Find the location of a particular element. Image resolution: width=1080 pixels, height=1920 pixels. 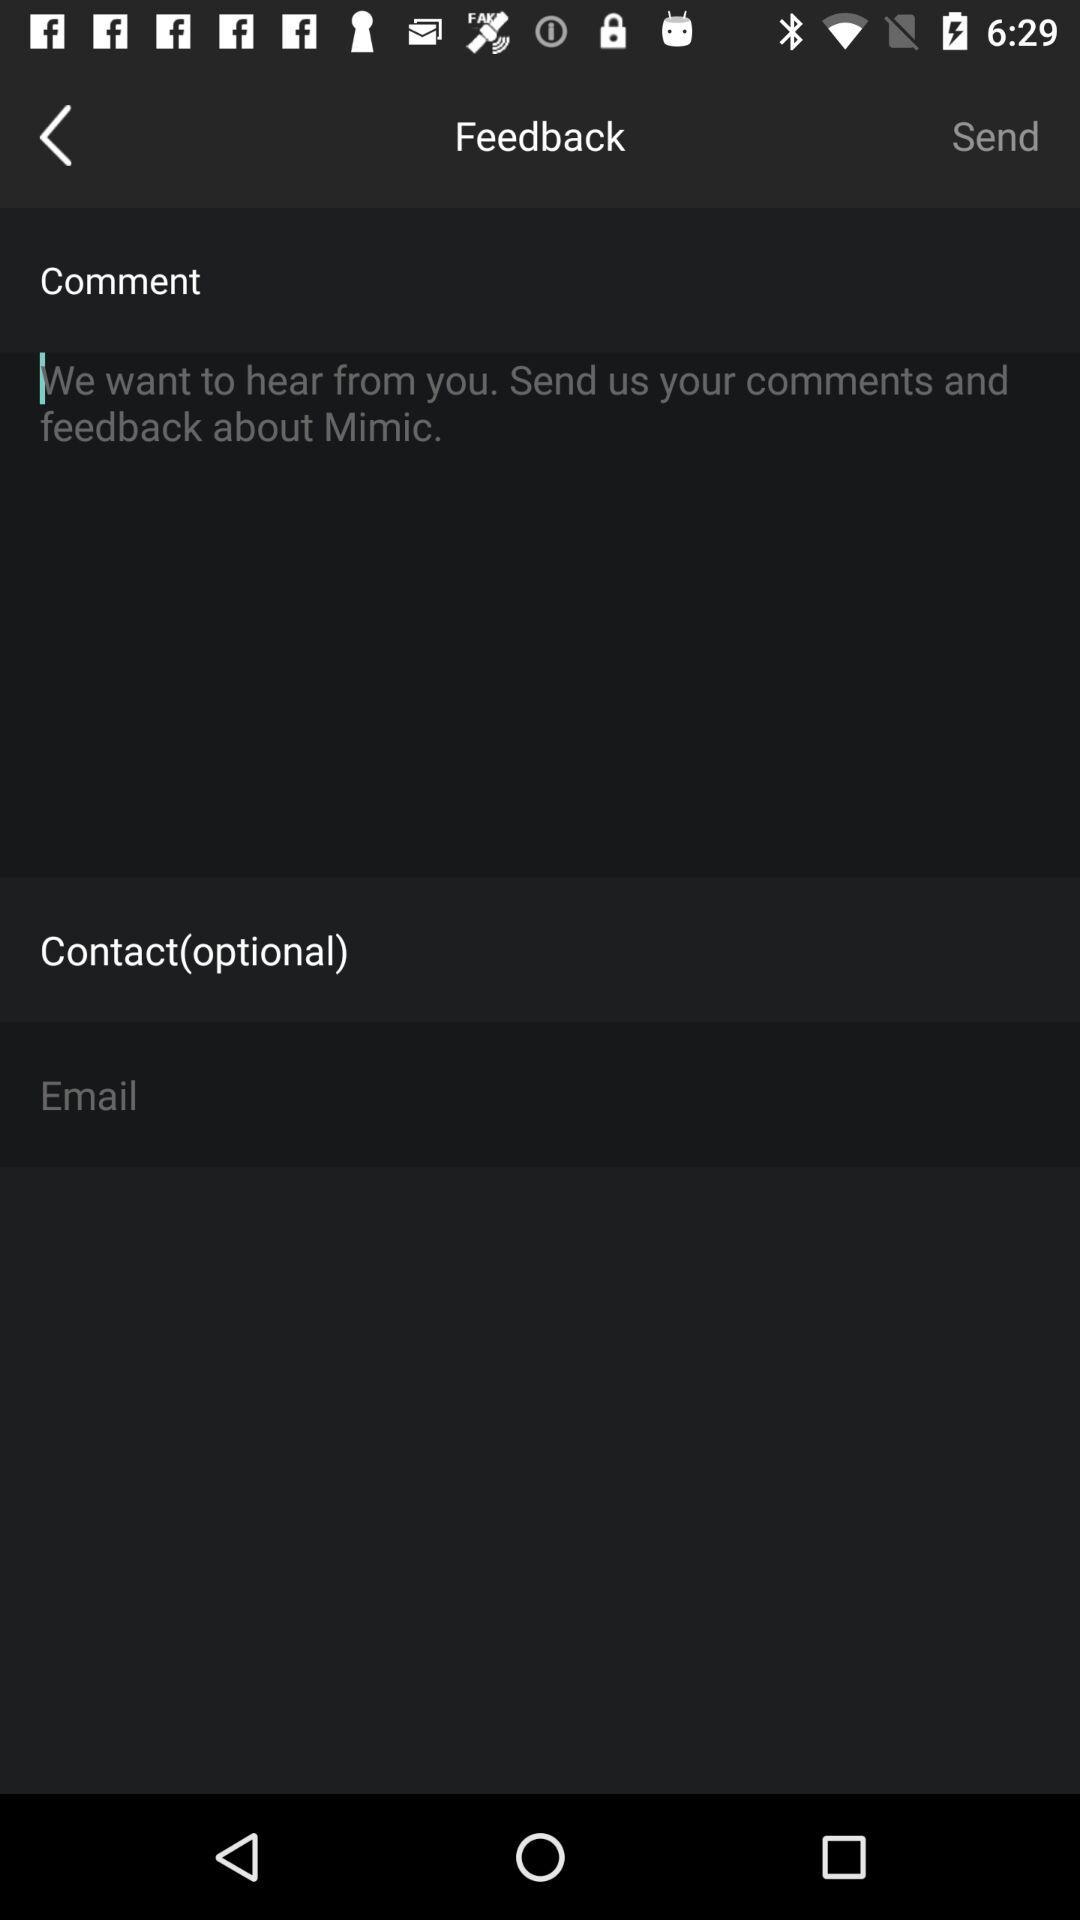

comment box is located at coordinates (540, 613).